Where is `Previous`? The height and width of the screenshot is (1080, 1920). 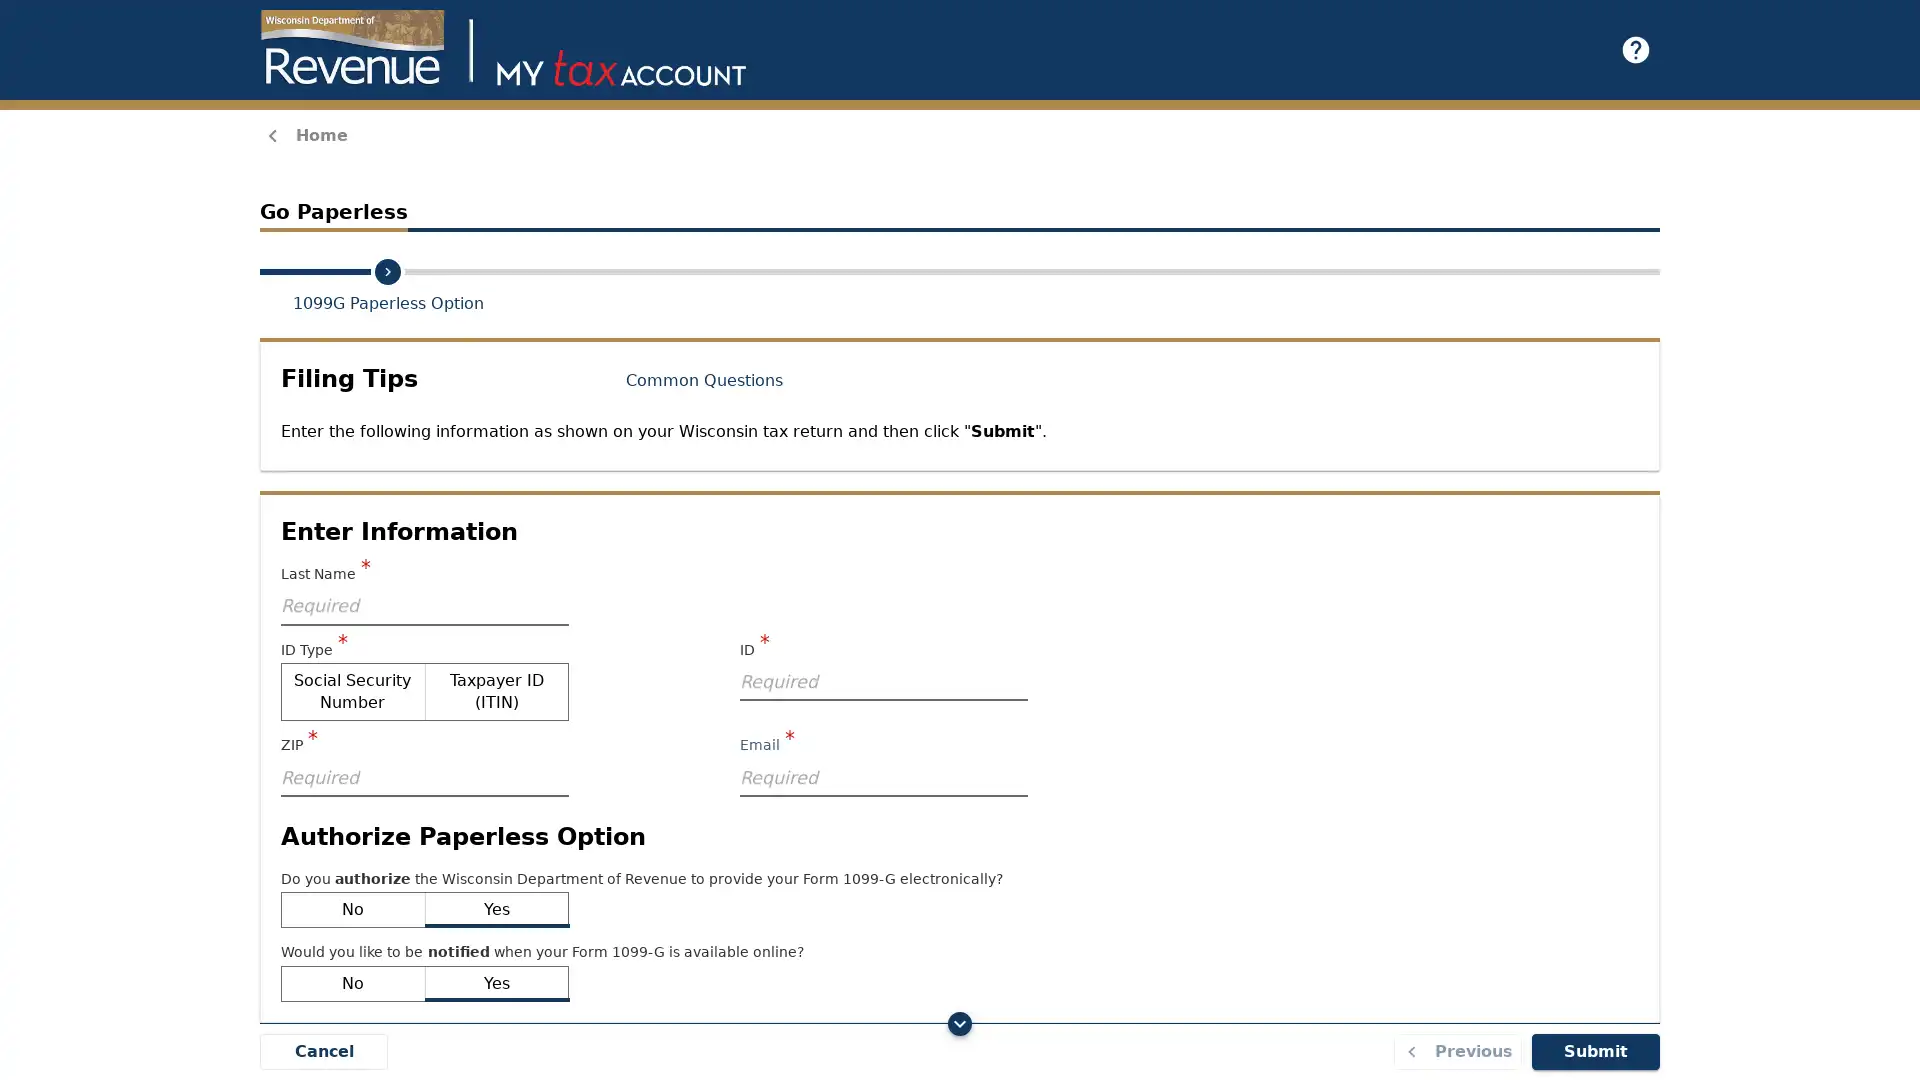 Previous is located at coordinates (1458, 1050).